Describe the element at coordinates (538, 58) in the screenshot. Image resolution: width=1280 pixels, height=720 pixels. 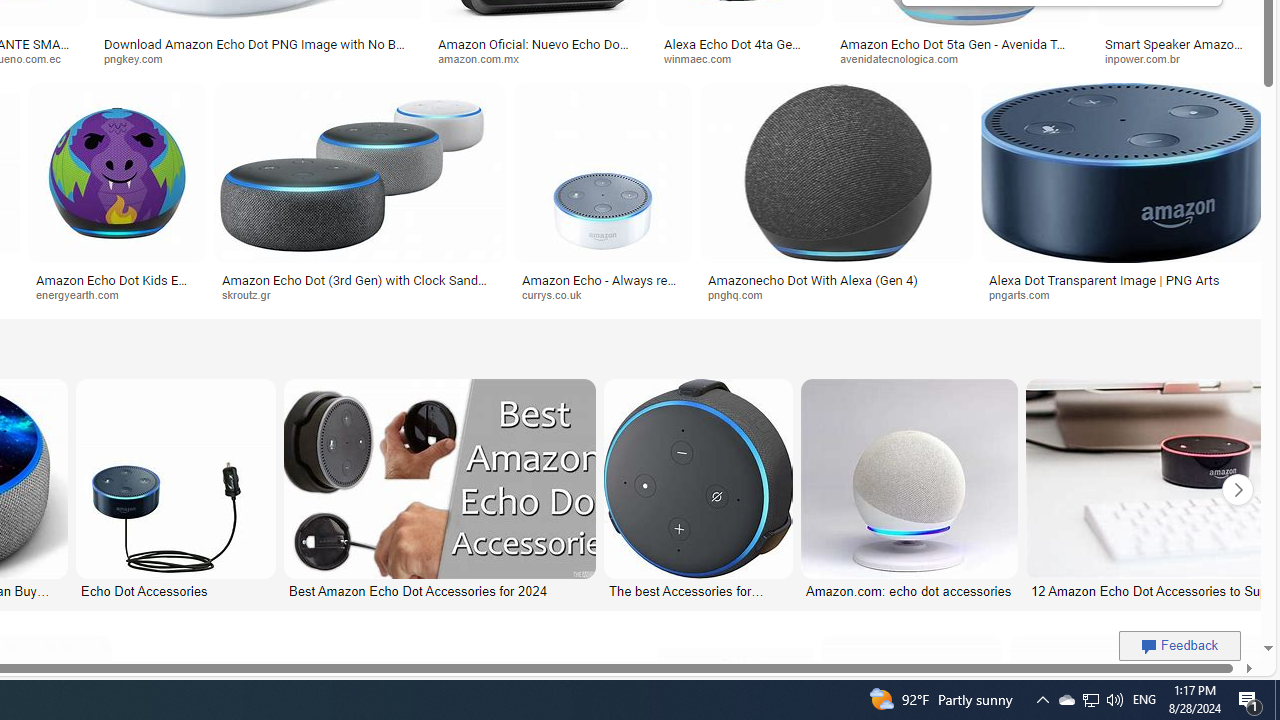
I see `'amazon.com.mx'` at that location.